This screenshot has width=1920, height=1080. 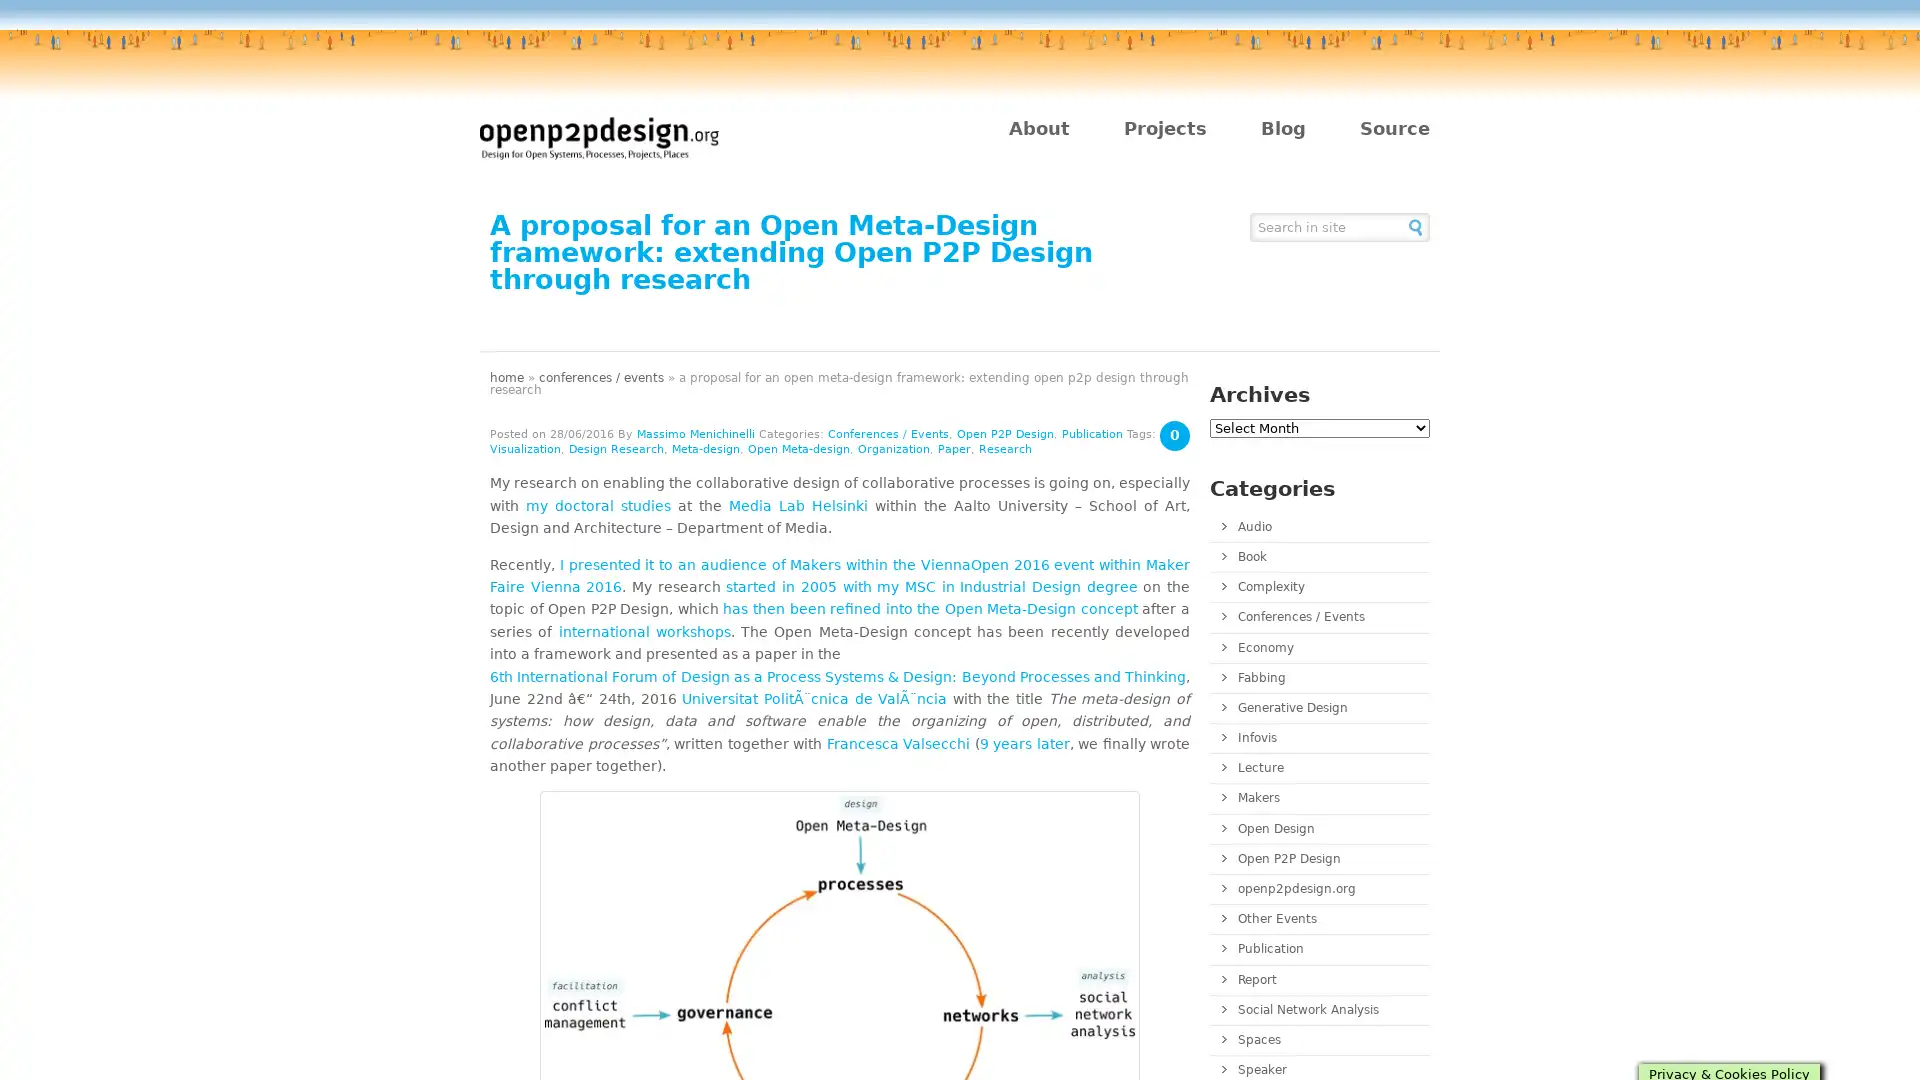 I want to click on Search, so click(x=1415, y=225).